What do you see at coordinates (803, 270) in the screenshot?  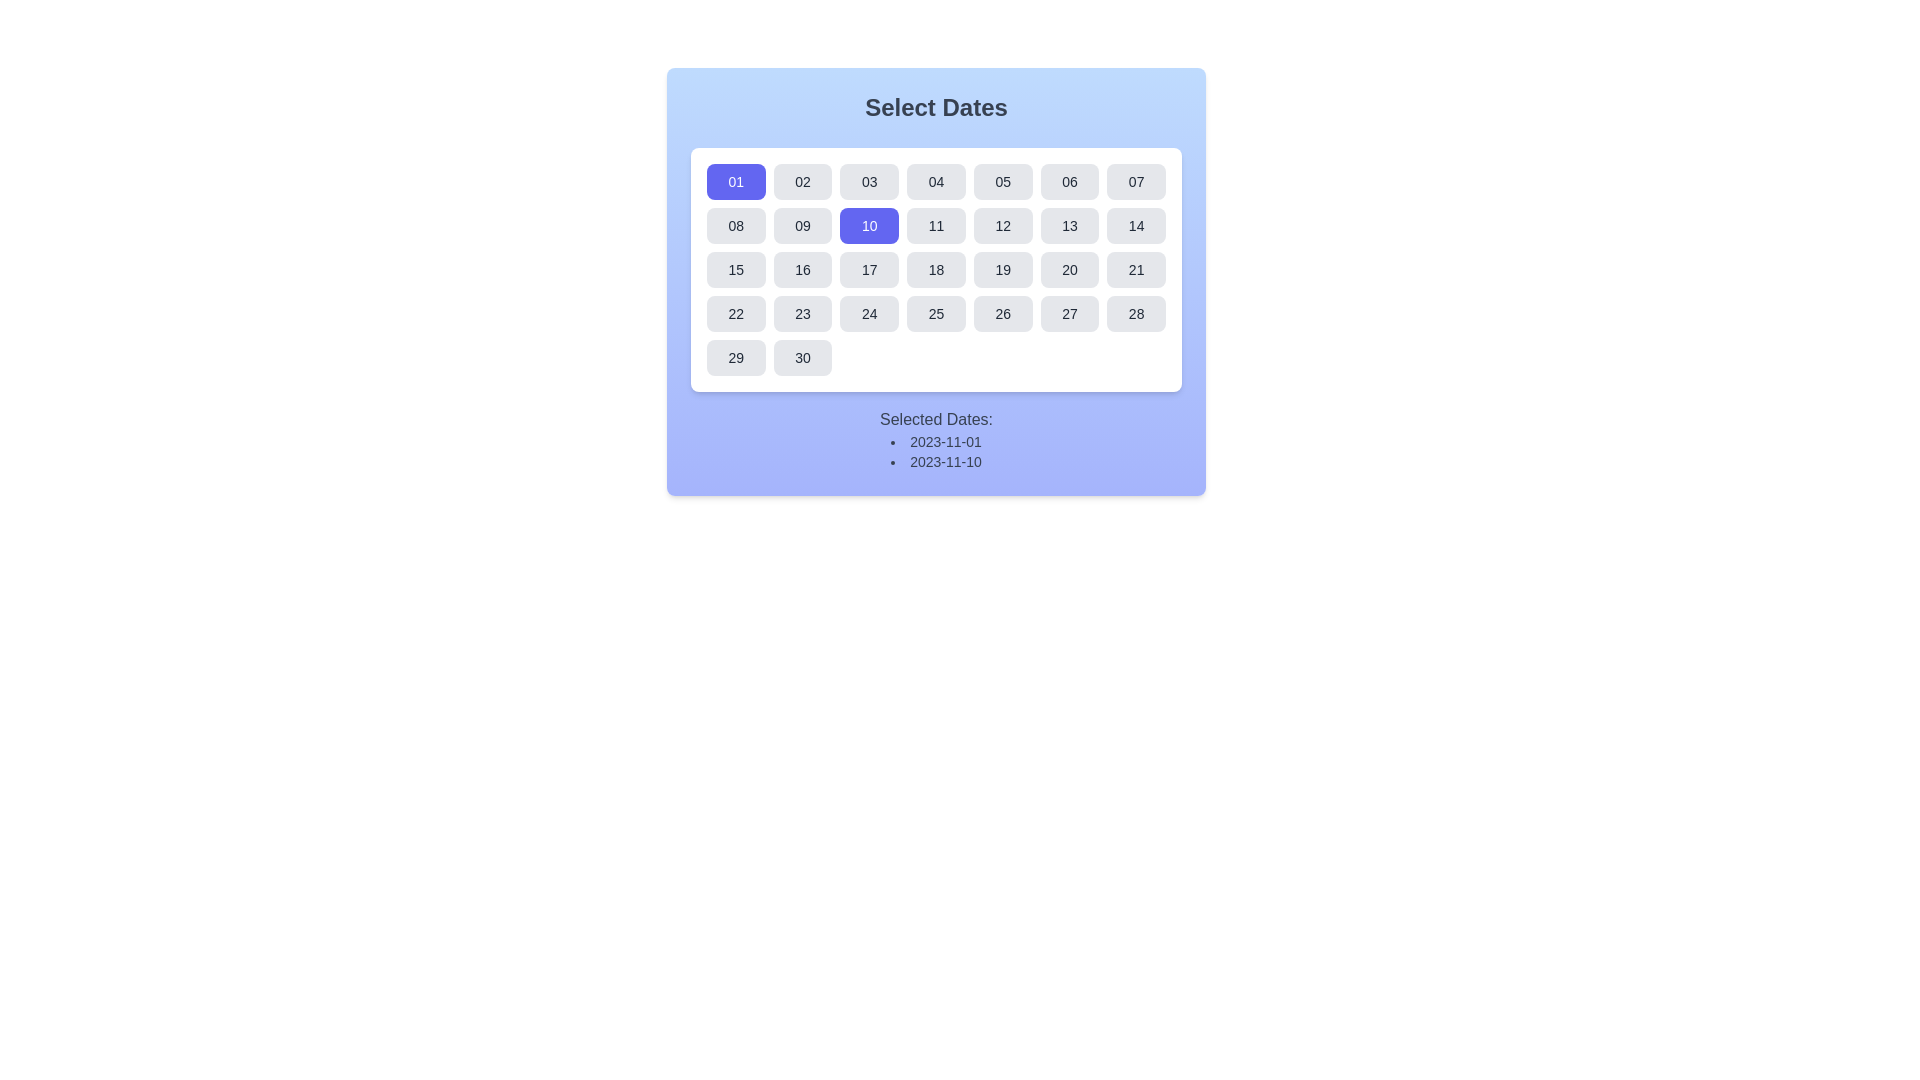 I see `the square button with rounded corners displaying the number '16'` at bounding box center [803, 270].